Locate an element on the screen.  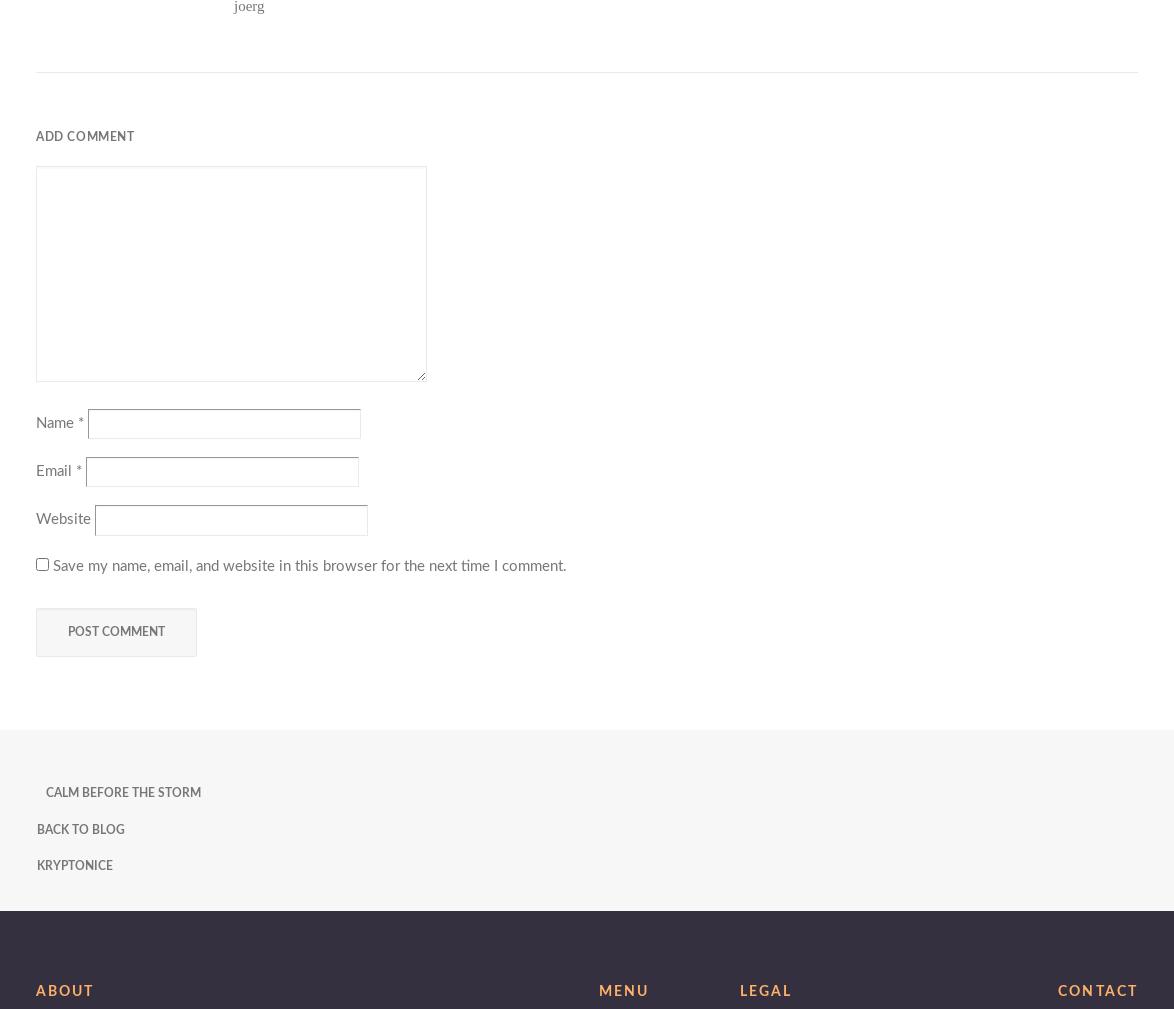
'Add comment' is located at coordinates (36, 135).